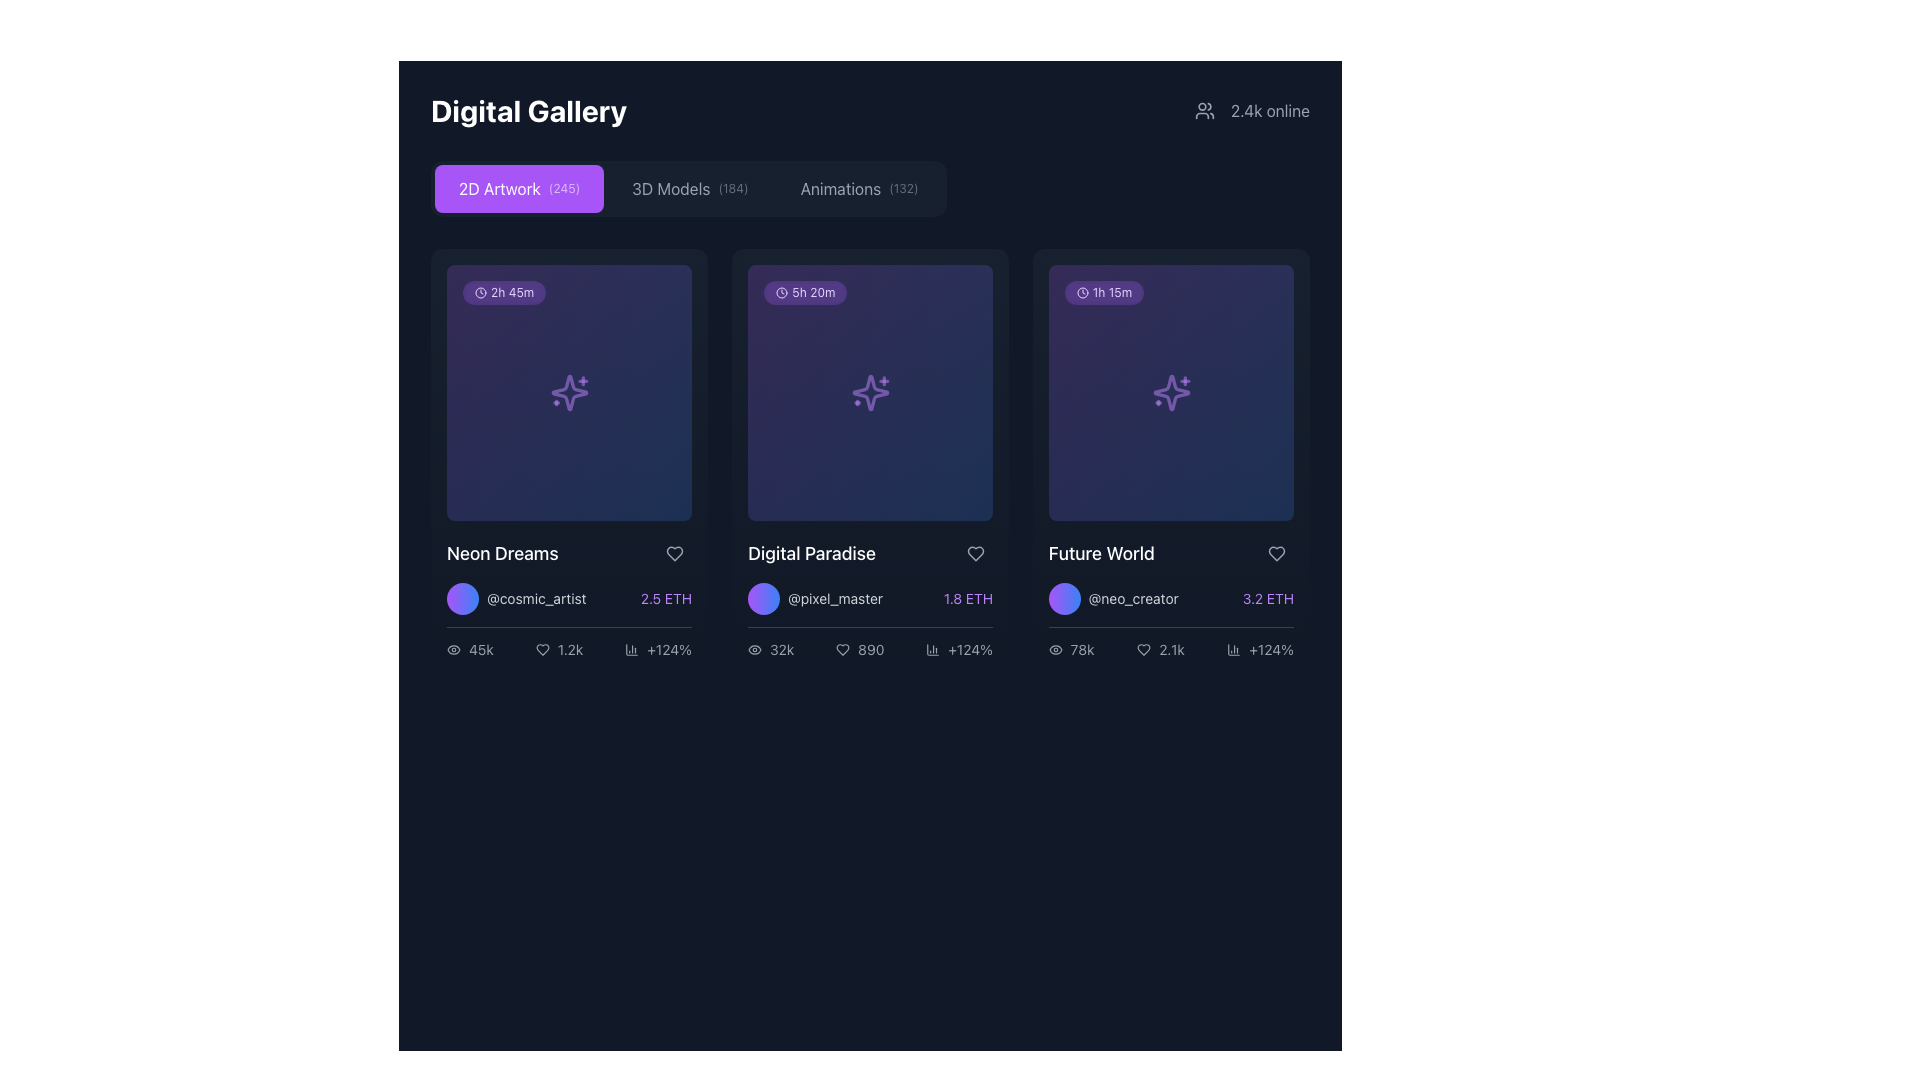 Image resolution: width=1920 pixels, height=1080 pixels. I want to click on text '2.1k' from the heart icon located in the stats section below the 'Future World' card, specifically as the second metric among three, so click(1161, 650).